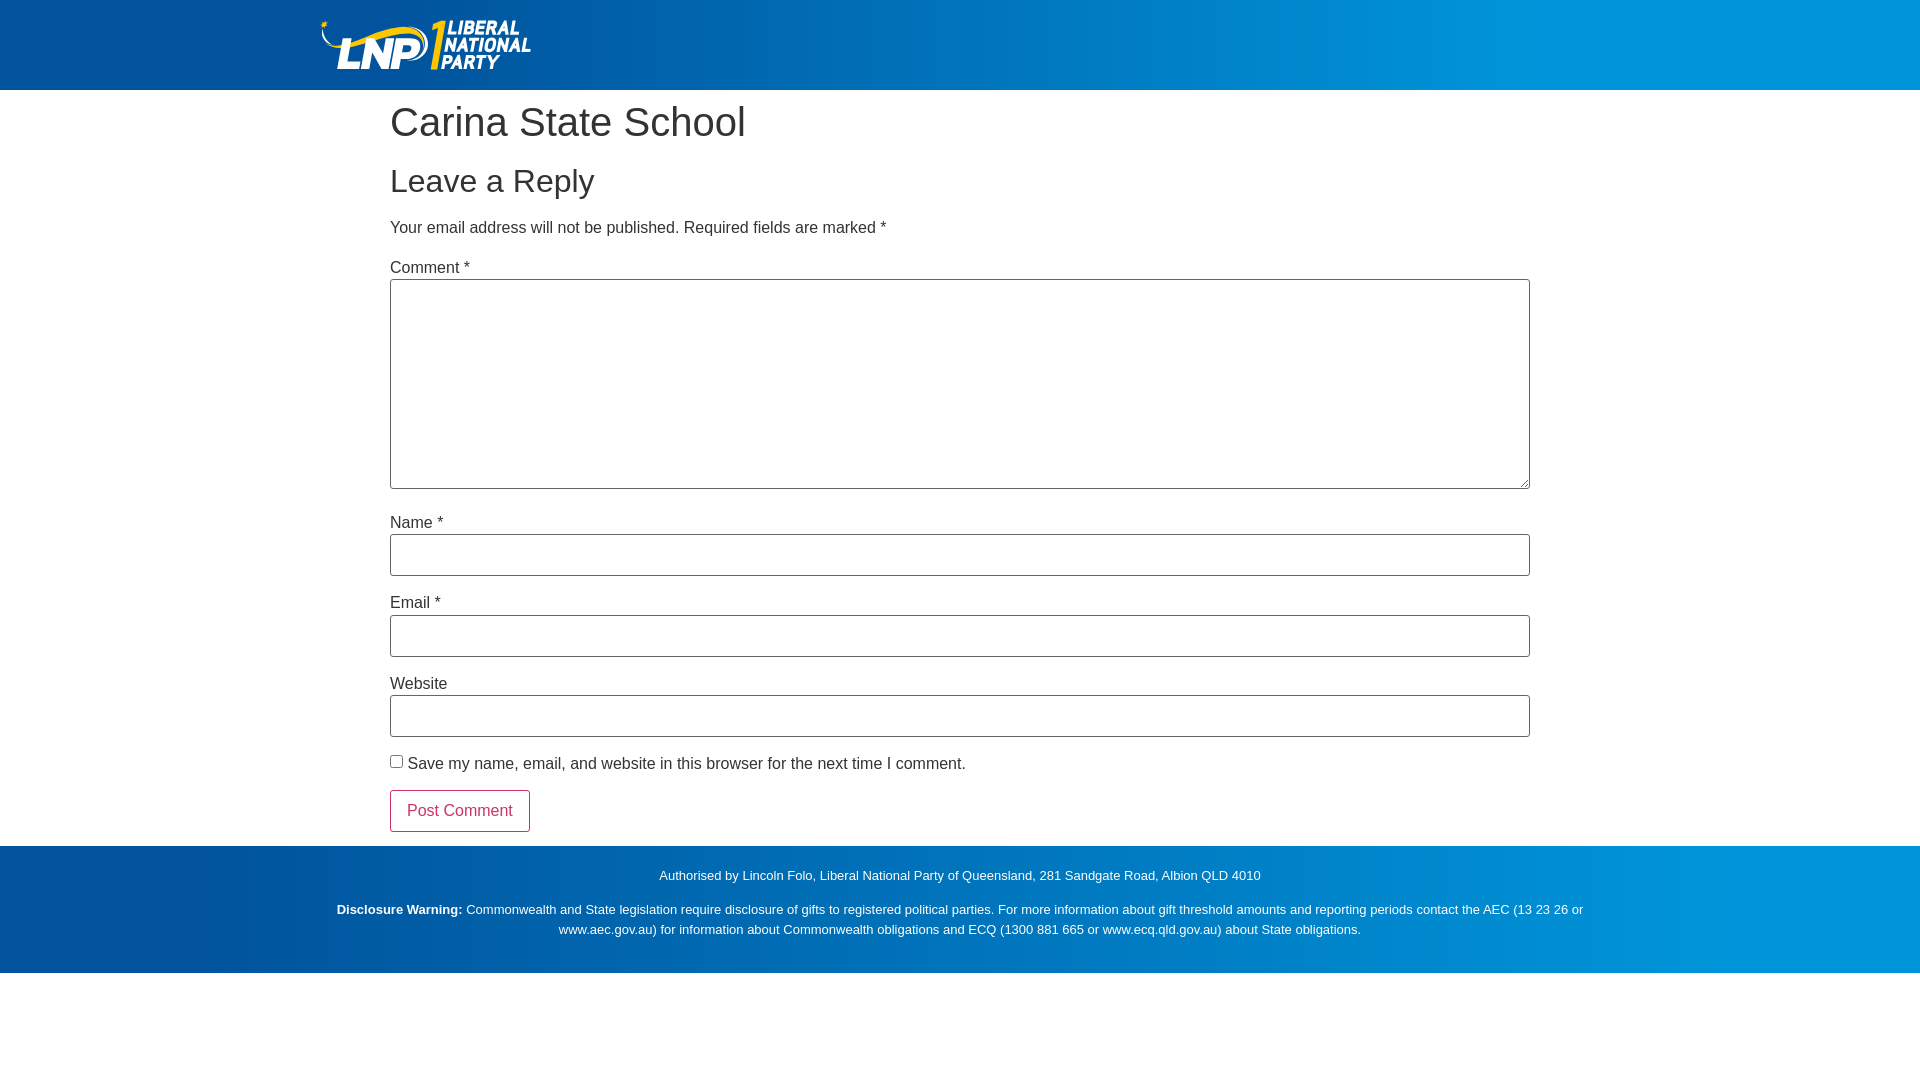 The width and height of the screenshot is (1920, 1080). What do you see at coordinates (459, 810) in the screenshot?
I see `'Post Comment'` at bounding box center [459, 810].